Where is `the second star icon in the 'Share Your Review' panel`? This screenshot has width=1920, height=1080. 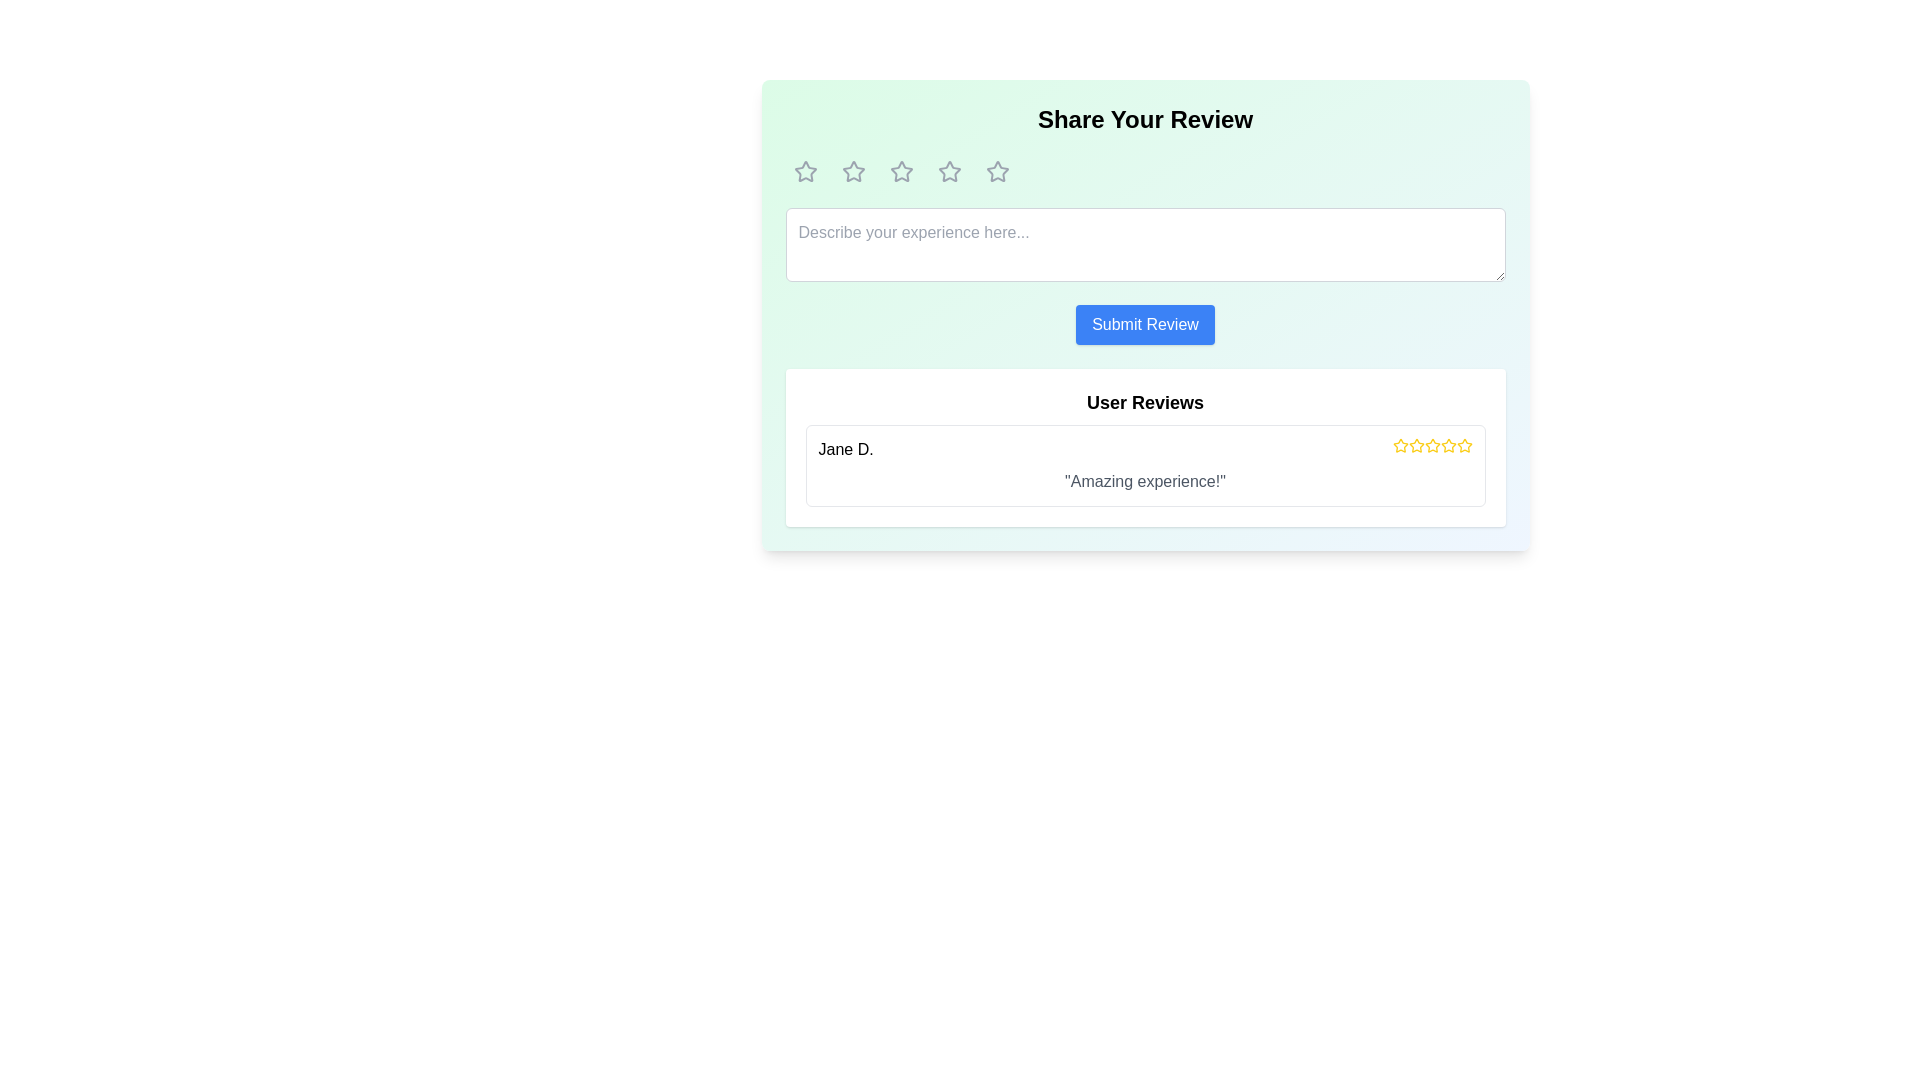 the second star icon in the 'Share Your Review' panel is located at coordinates (1399, 443).